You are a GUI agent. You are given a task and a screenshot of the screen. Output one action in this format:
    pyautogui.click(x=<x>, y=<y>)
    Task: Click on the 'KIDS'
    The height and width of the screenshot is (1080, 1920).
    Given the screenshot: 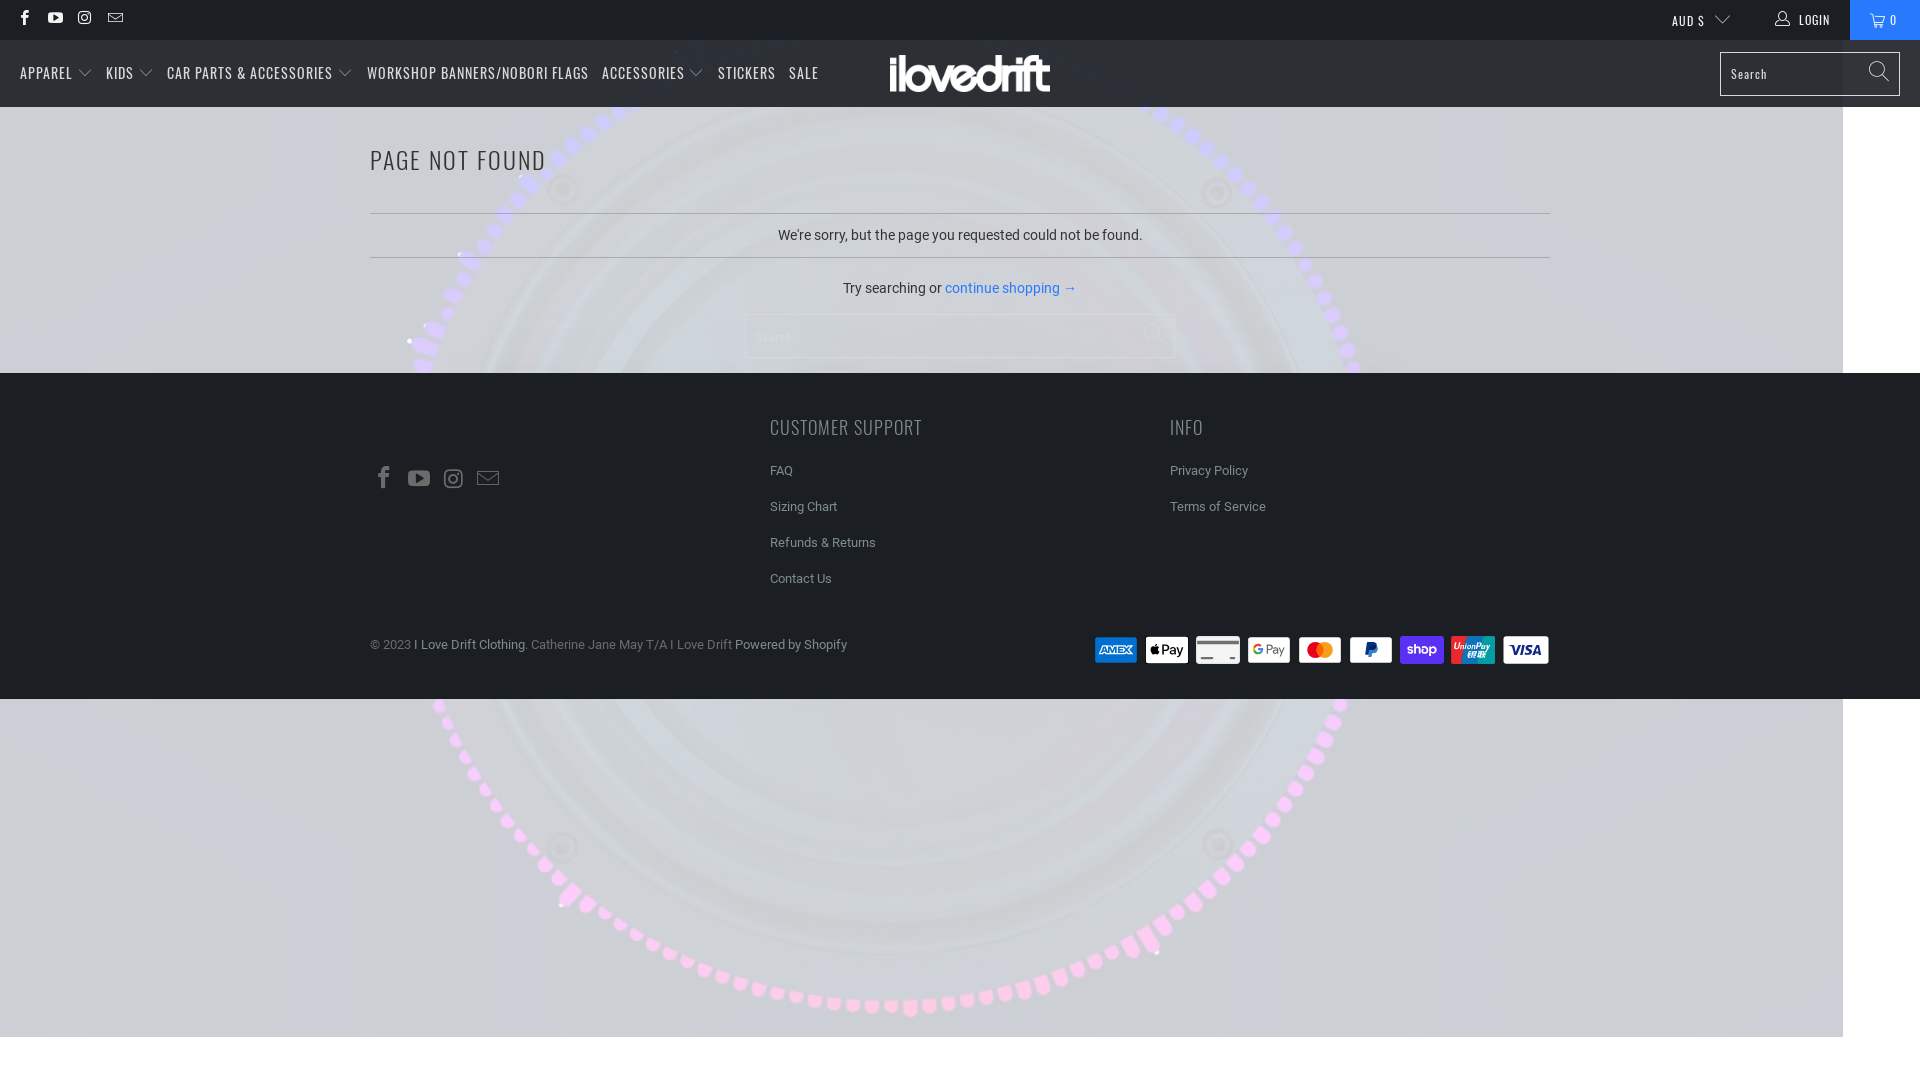 What is the action you would take?
    pyautogui.click(x=128, y=72)
    